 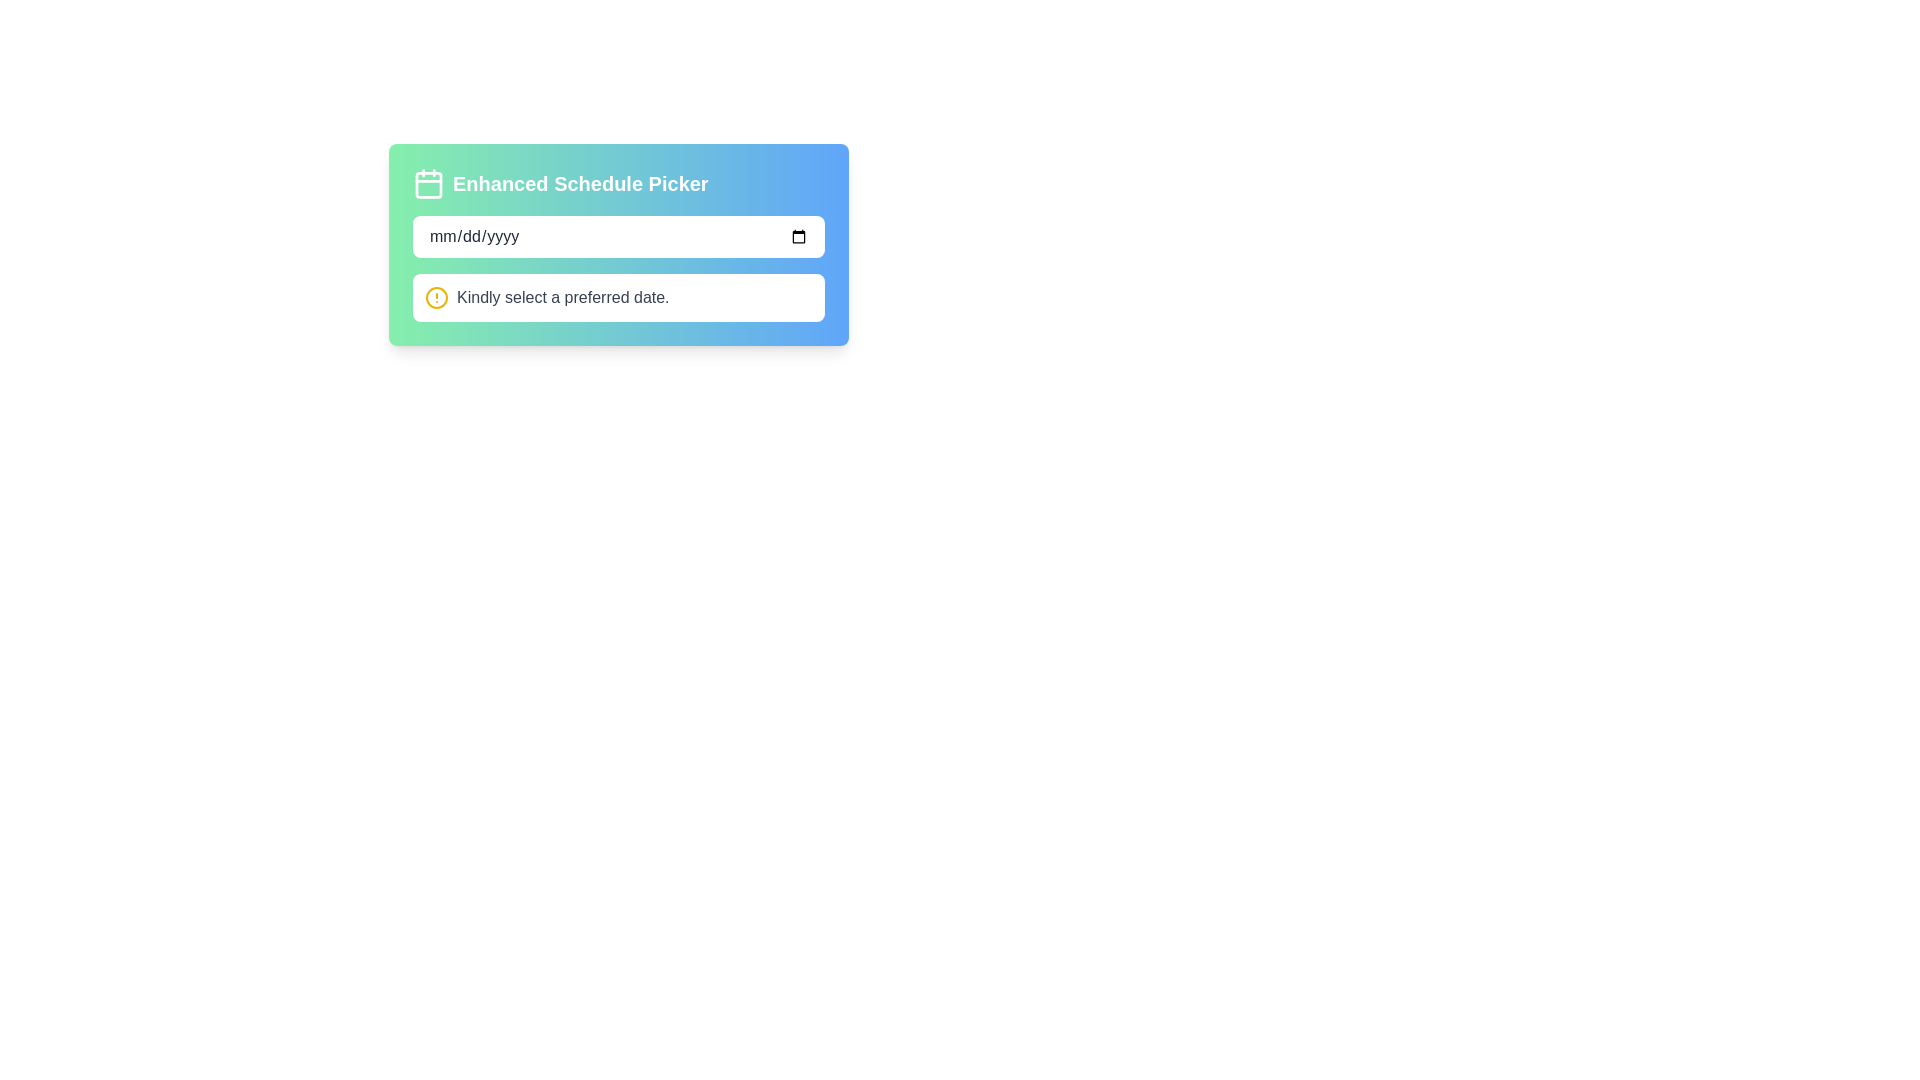 What do you see at coordinates (435, 297) in the screenshot?
I see `the alert icon that indicates a warning, positioned to the left of the text message 'Kindly select a preferred date.'` at bounding box center [435, 297].